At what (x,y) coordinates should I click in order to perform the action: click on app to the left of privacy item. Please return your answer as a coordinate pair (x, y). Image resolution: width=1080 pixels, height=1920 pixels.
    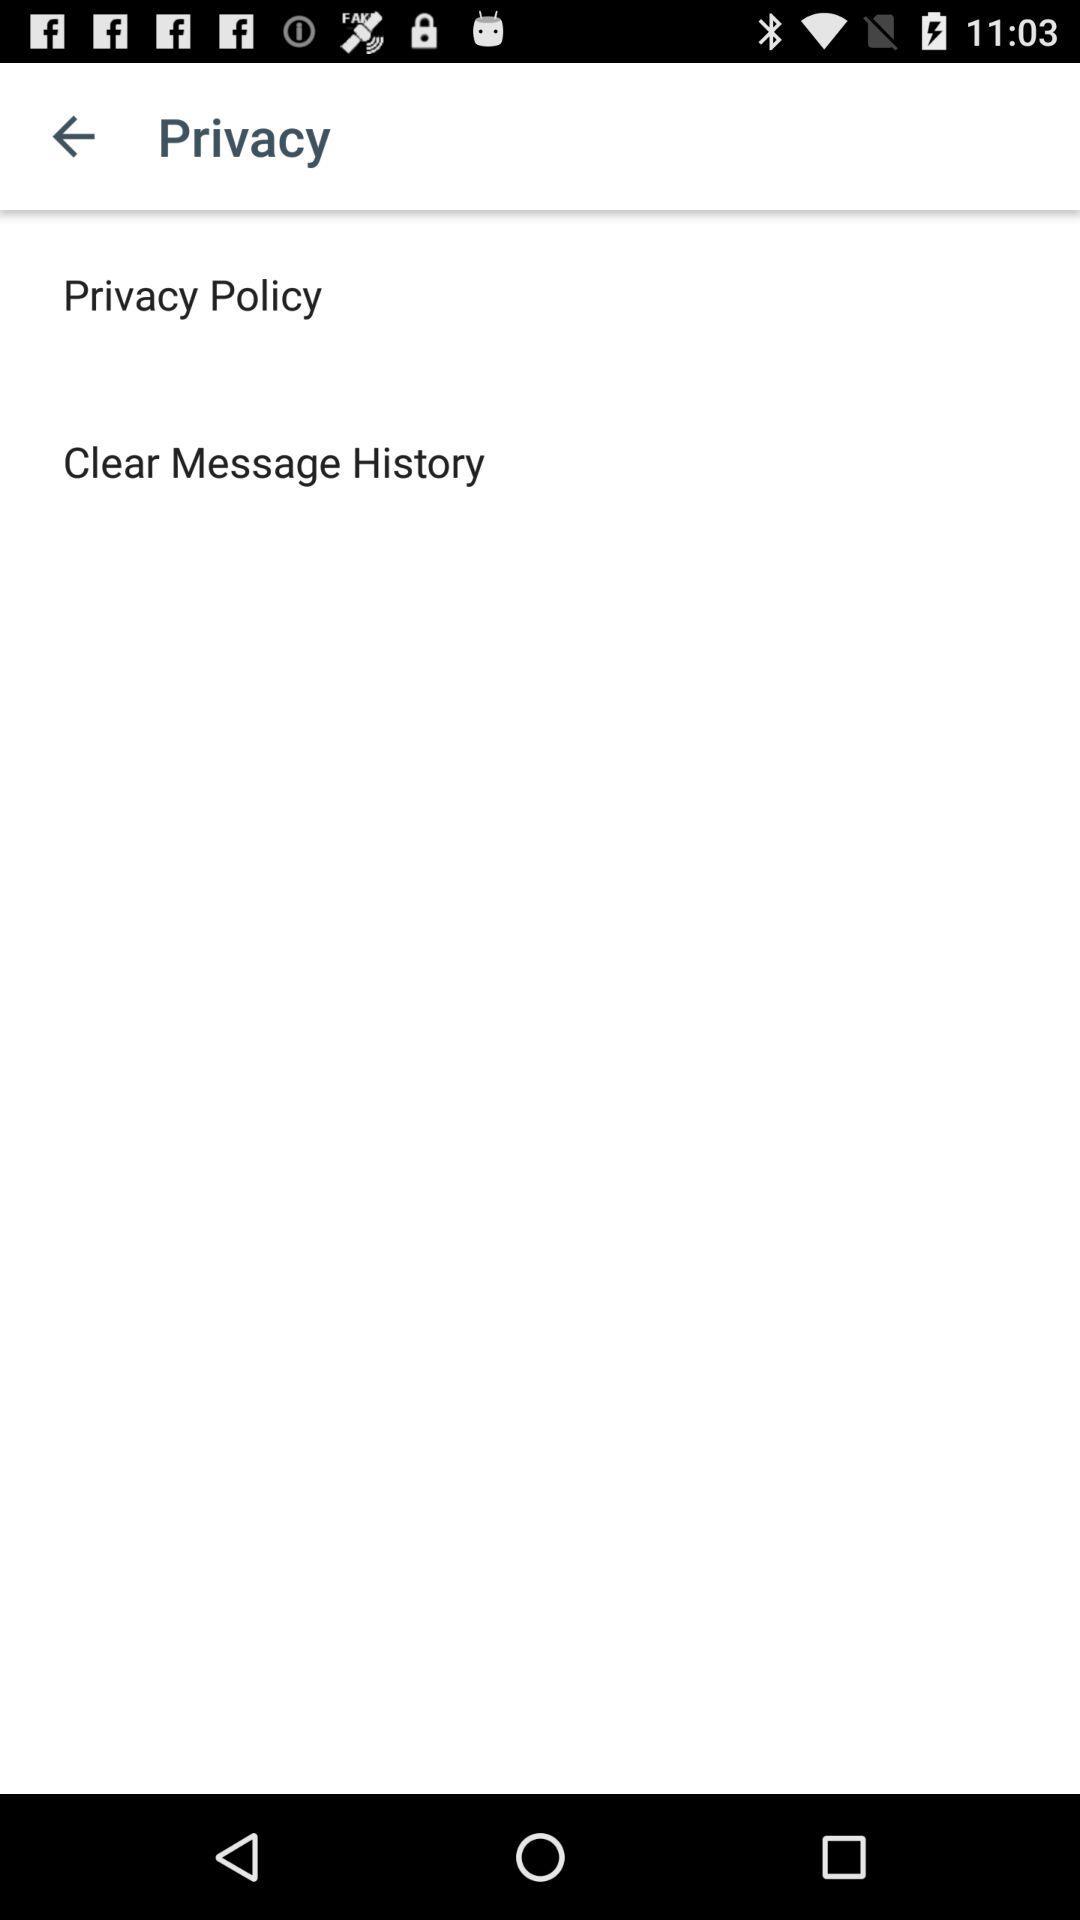
    Looking at the image, I should click on (72, 135).